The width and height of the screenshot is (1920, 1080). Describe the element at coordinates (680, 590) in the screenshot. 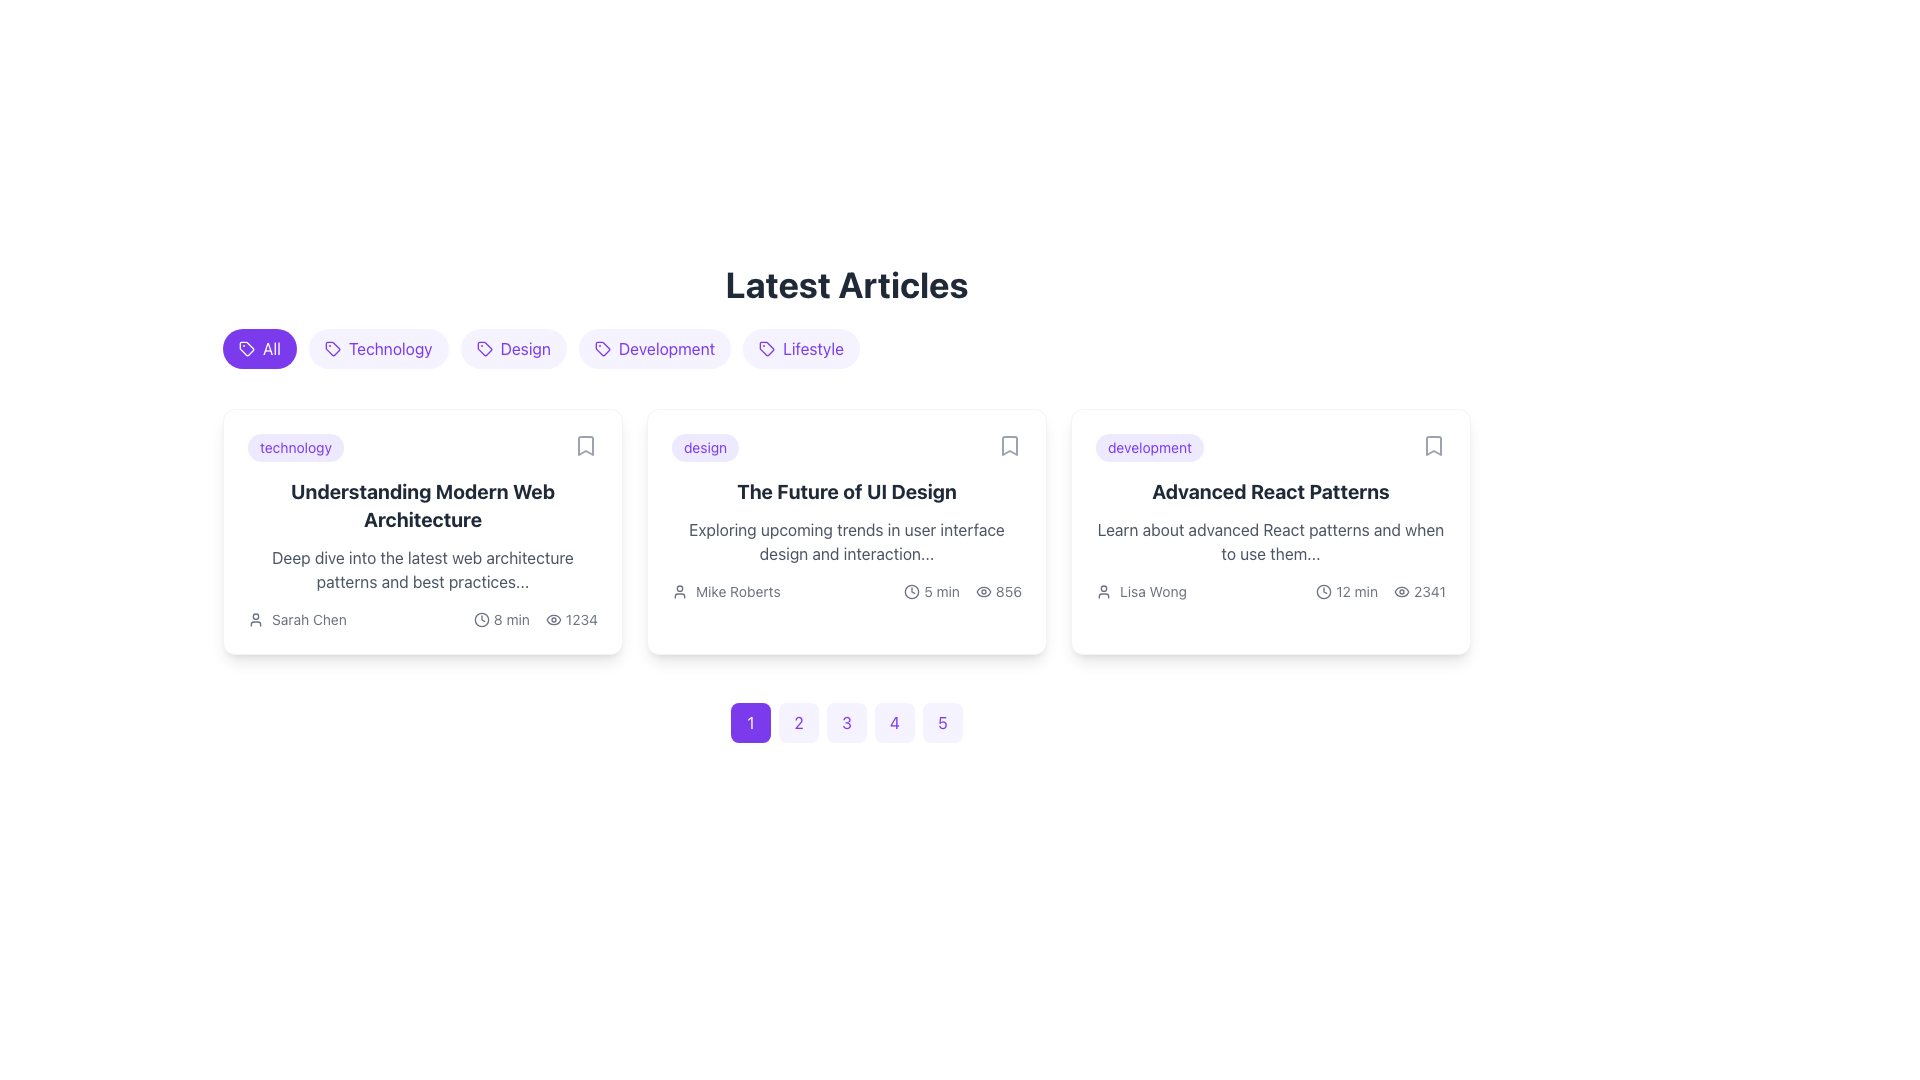

I see `the user icon, which resembles a small person profile and is located to the left of the name label 'Mike Roberts'` at that location.